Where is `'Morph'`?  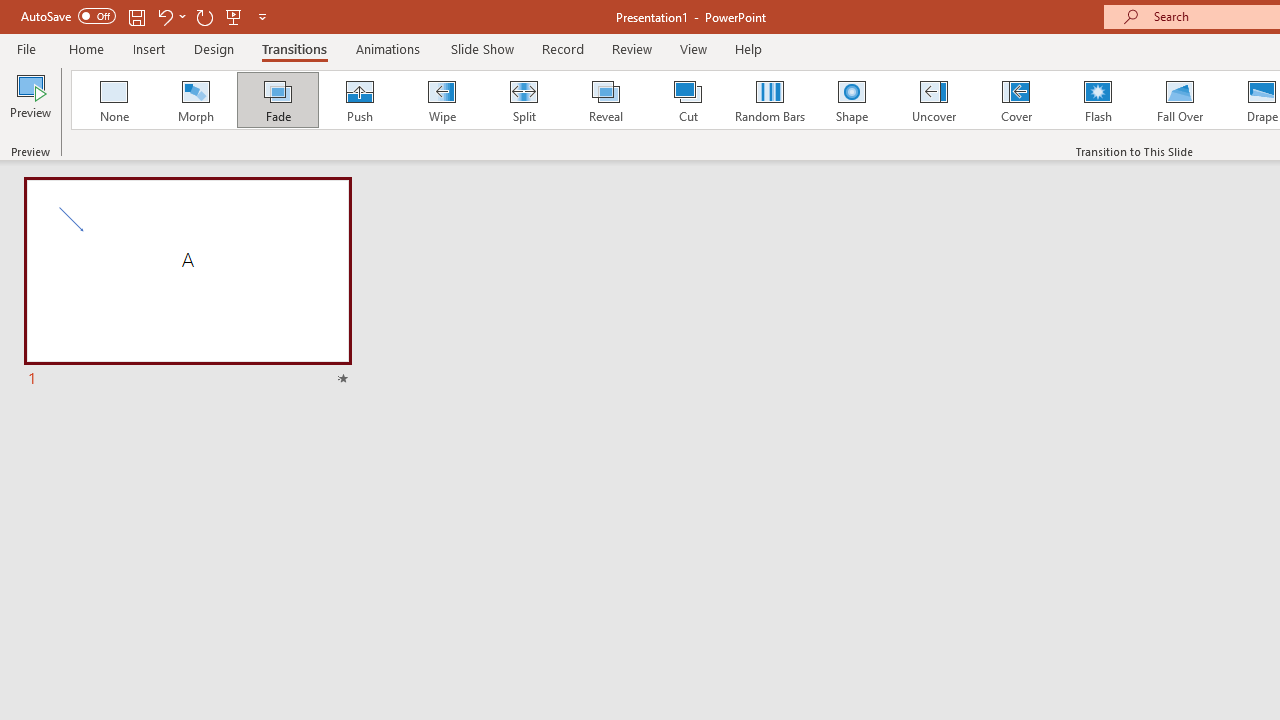 'Morph' is located at coordinates (195, 100).